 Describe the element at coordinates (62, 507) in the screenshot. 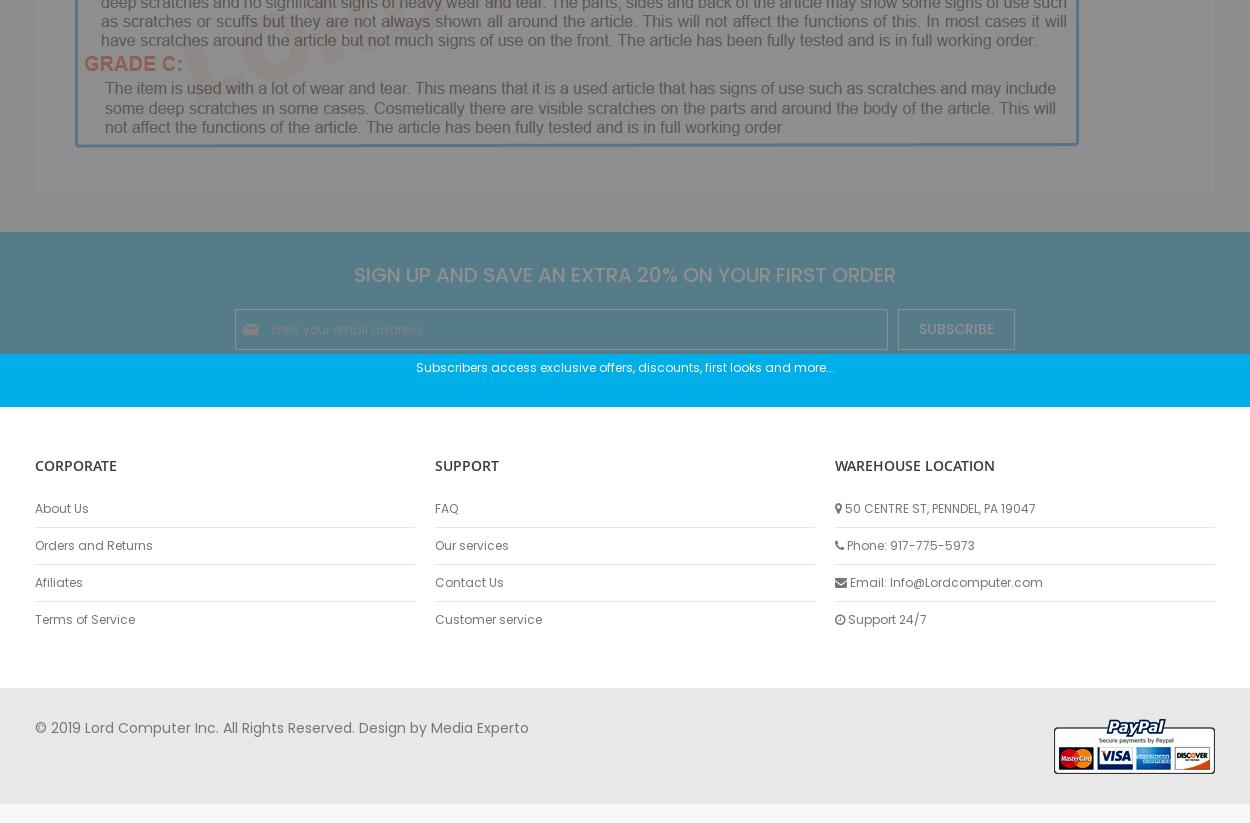

I see `'About Us'` at that location.